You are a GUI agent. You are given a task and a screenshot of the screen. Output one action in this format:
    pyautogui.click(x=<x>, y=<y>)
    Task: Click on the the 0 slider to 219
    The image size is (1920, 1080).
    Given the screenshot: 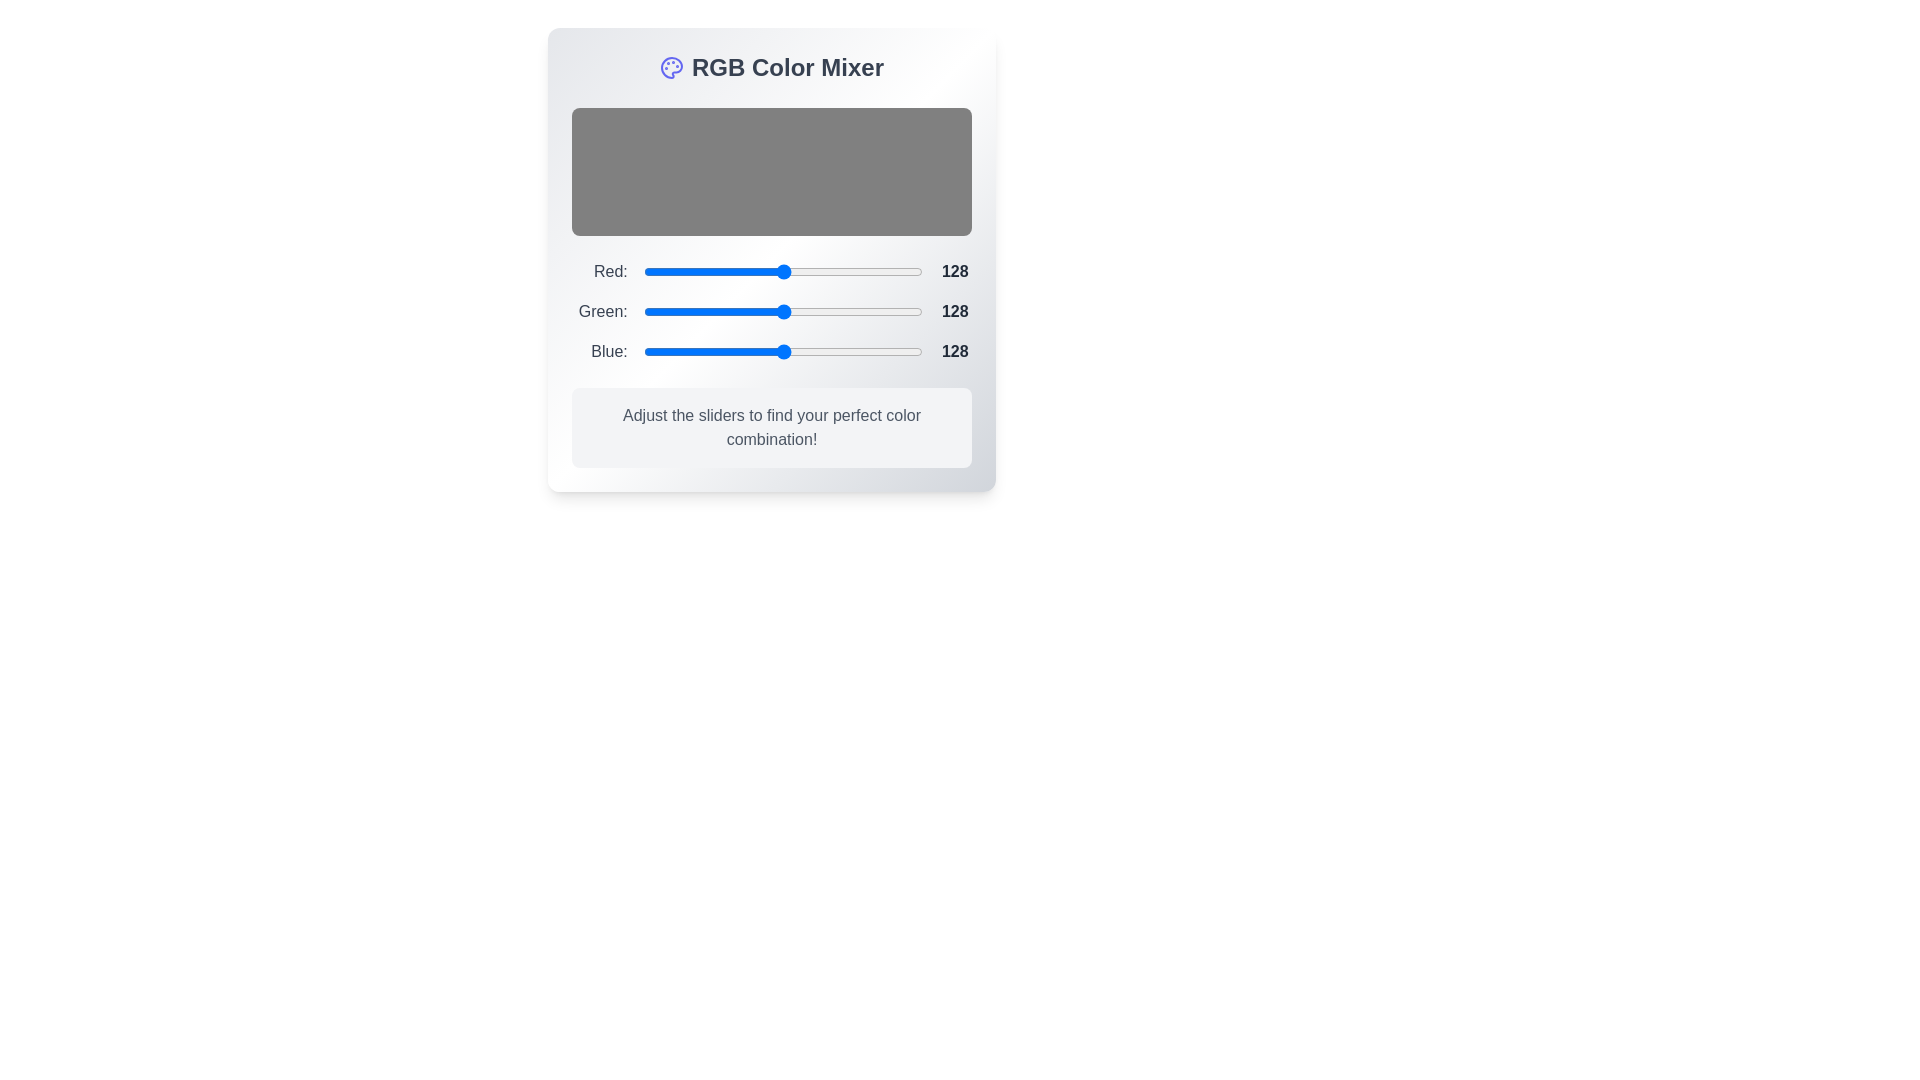 What is the action you would take?
    pyautogui.click(x=782, y=272)
    